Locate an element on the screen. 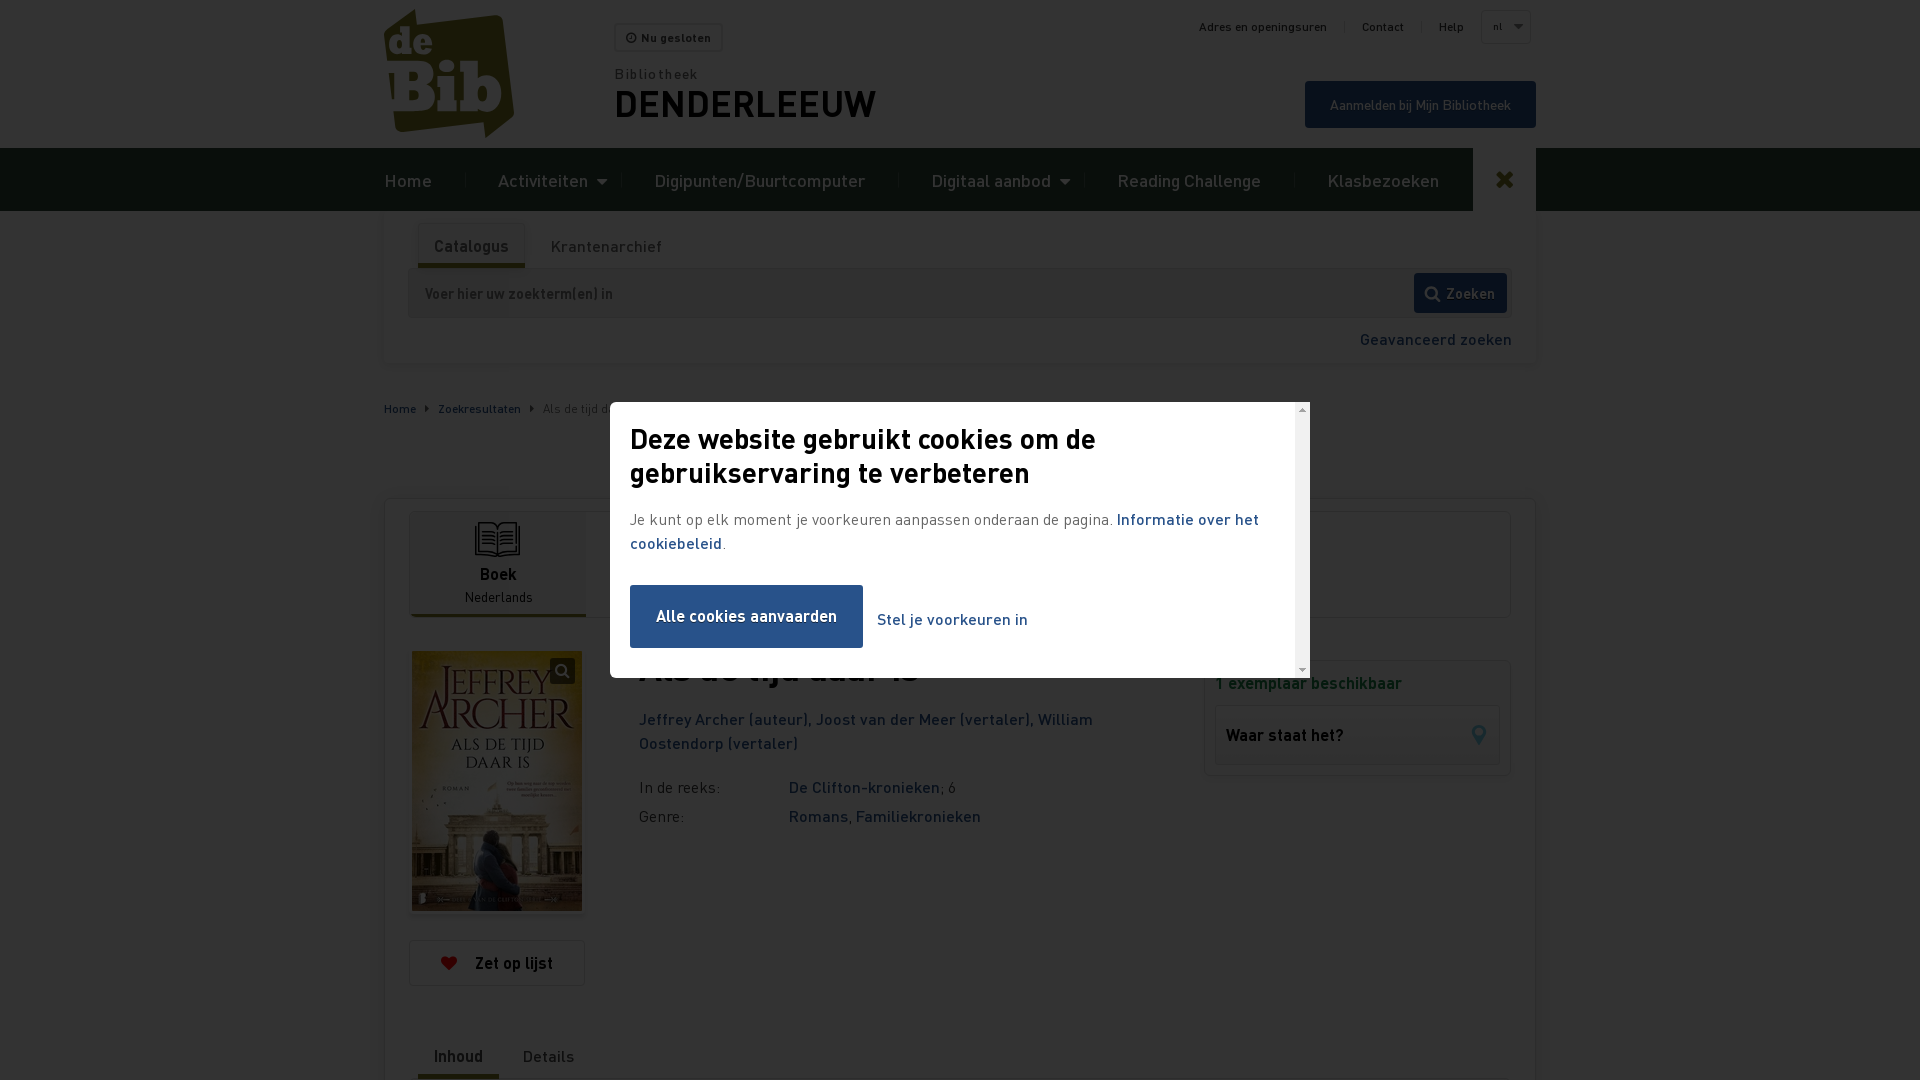 This screenshot has width=1920, height=1080. 'nl' is located at coordinates (1482, 27).